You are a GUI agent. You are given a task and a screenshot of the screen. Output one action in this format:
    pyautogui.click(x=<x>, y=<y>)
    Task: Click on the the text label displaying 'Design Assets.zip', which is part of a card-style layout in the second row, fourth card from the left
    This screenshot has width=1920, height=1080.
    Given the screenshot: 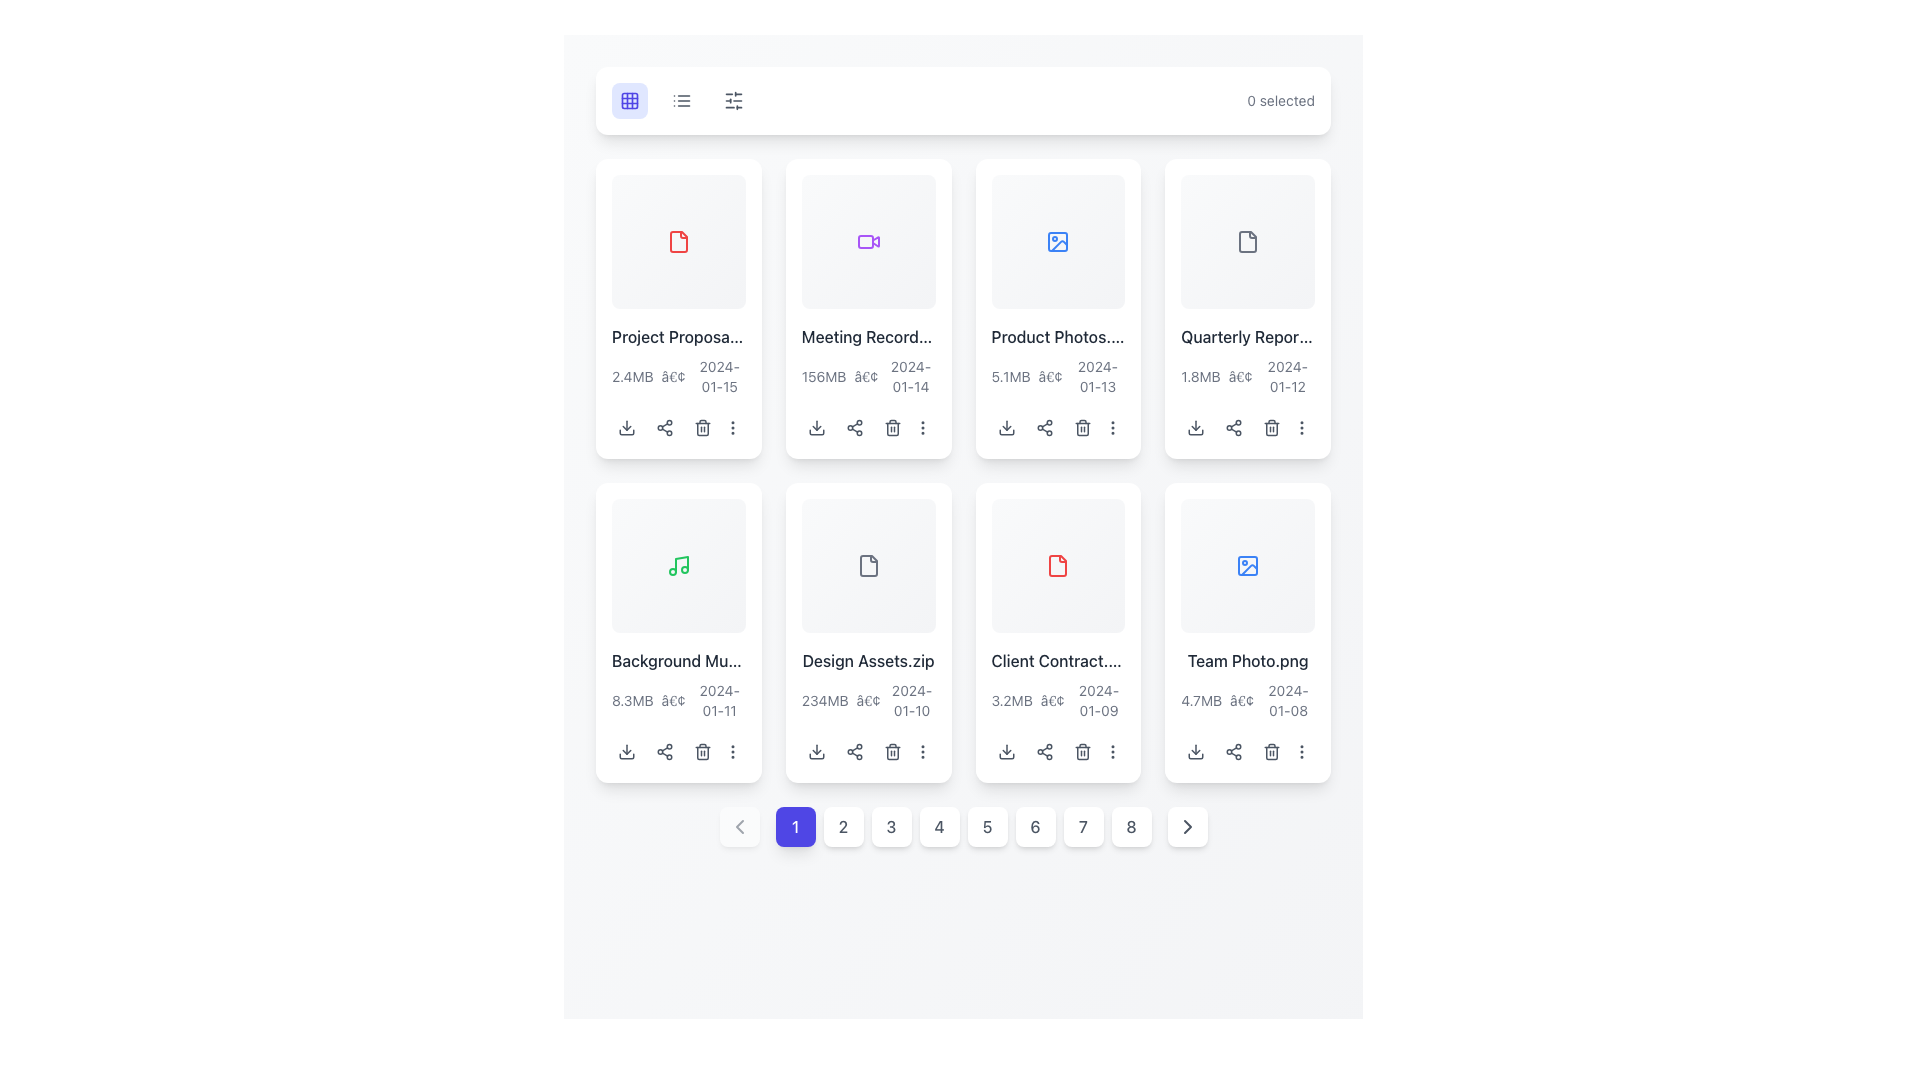 What is the action you would take?
    pyautogui.click(x=868, y=660)
    